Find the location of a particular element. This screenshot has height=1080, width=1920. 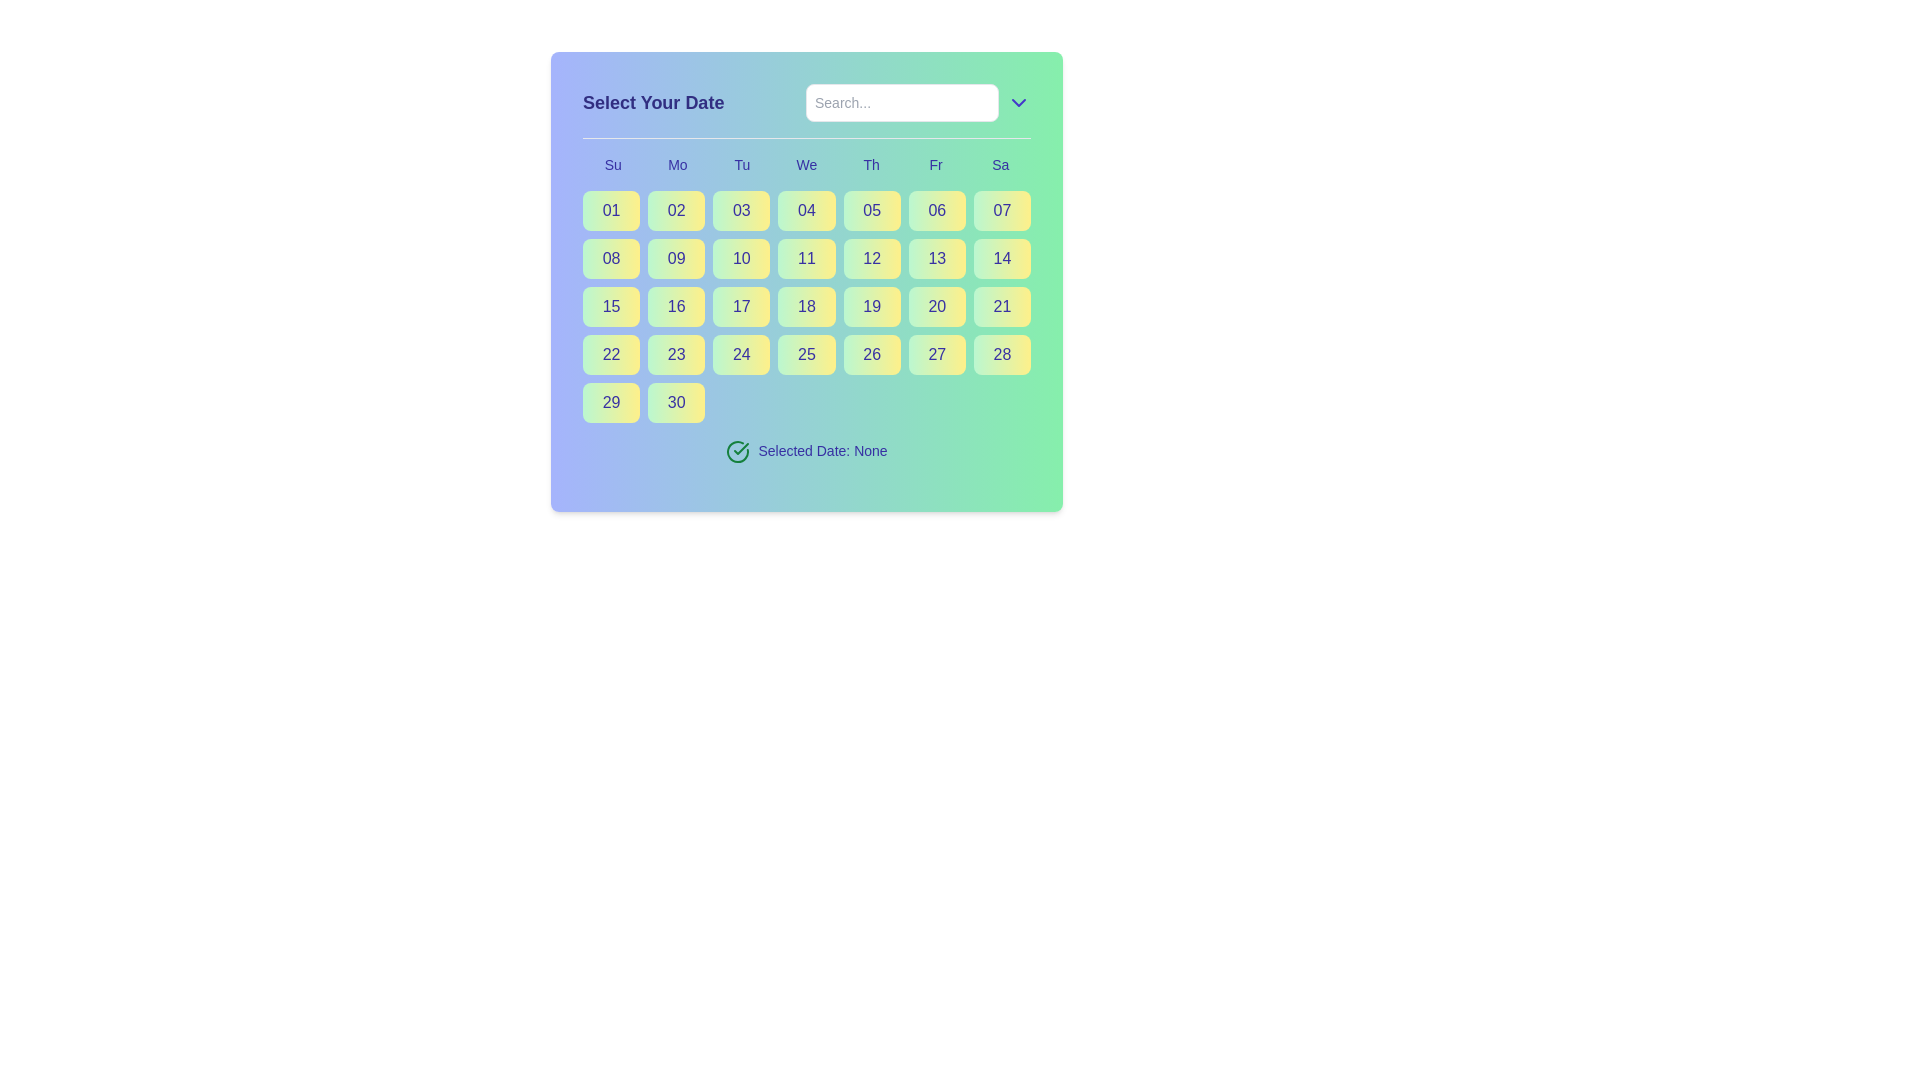

the rounded rectangular button labeled '11' with a gradient background from green to yellow, located in the second row and fourth column of the grid, corresponding to Wednesday is located at coordinates (806, 257).